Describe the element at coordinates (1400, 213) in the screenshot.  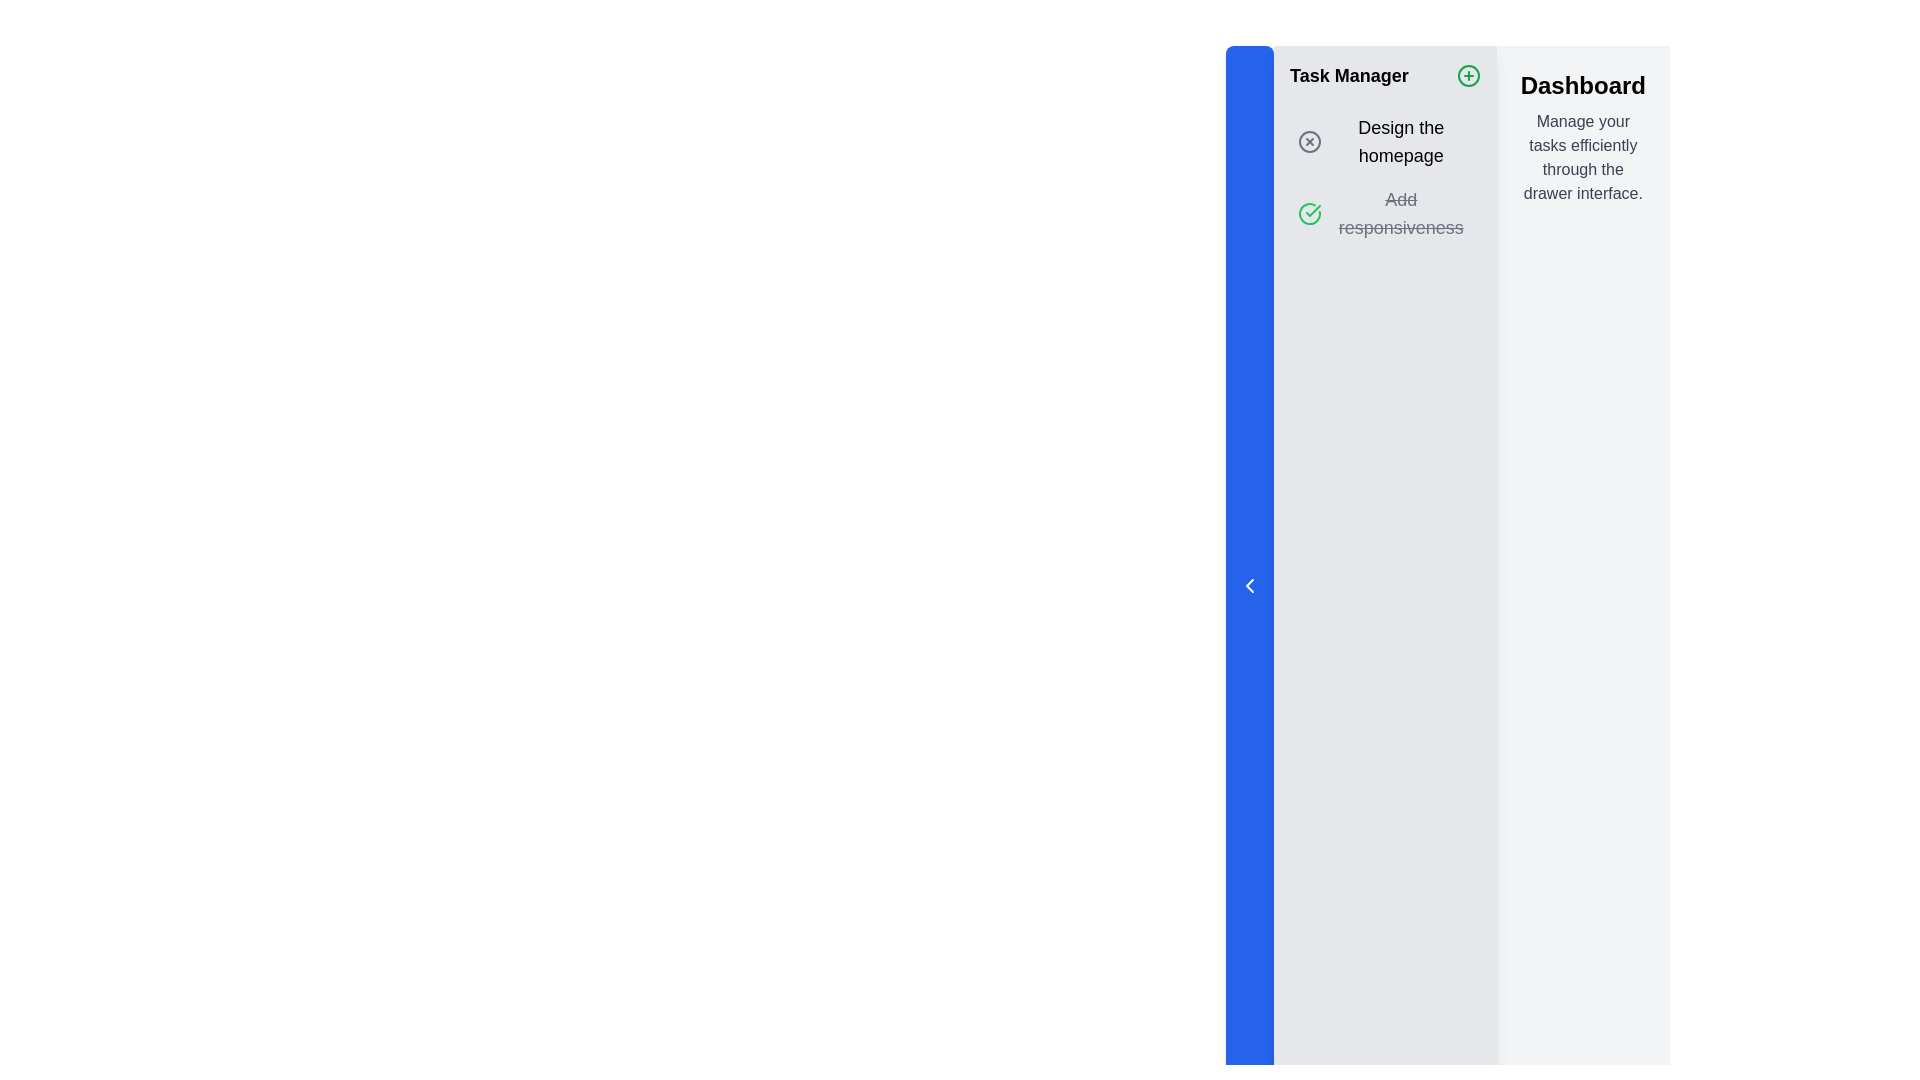
I see `the strikethrough text label displaying 'Add responsiveness' located under the 'Task Manager' section` at that location.